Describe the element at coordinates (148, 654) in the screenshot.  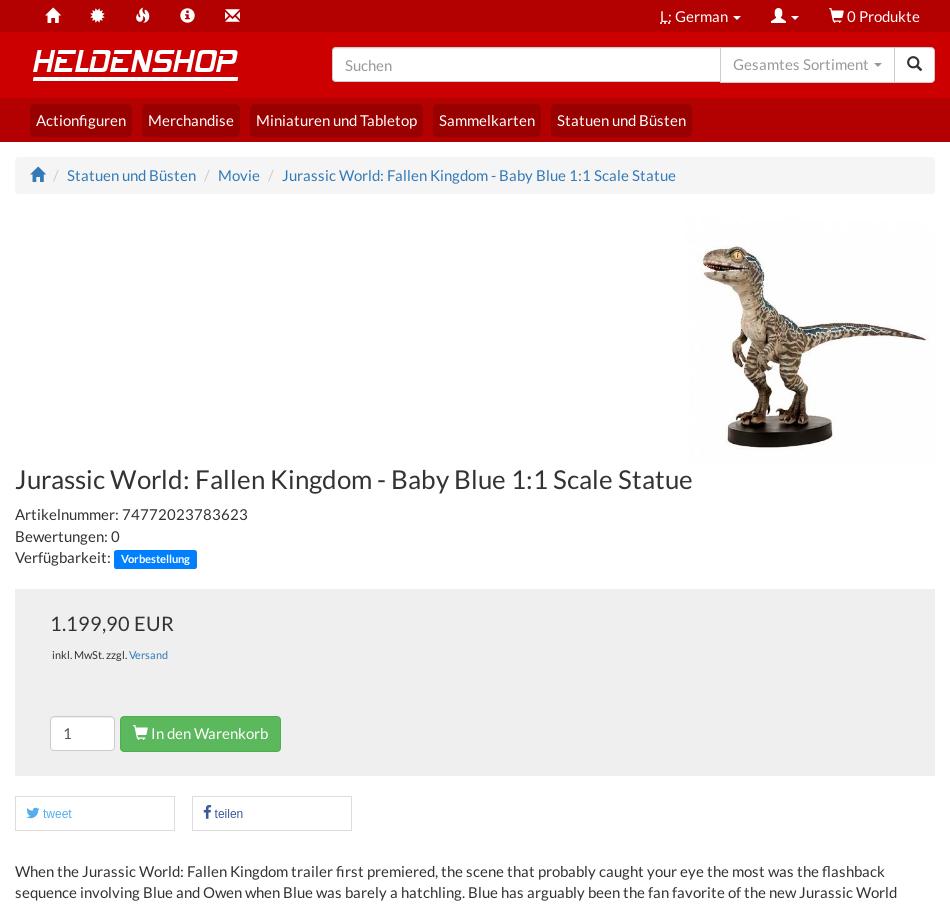
I see `'Versand'` at that location.